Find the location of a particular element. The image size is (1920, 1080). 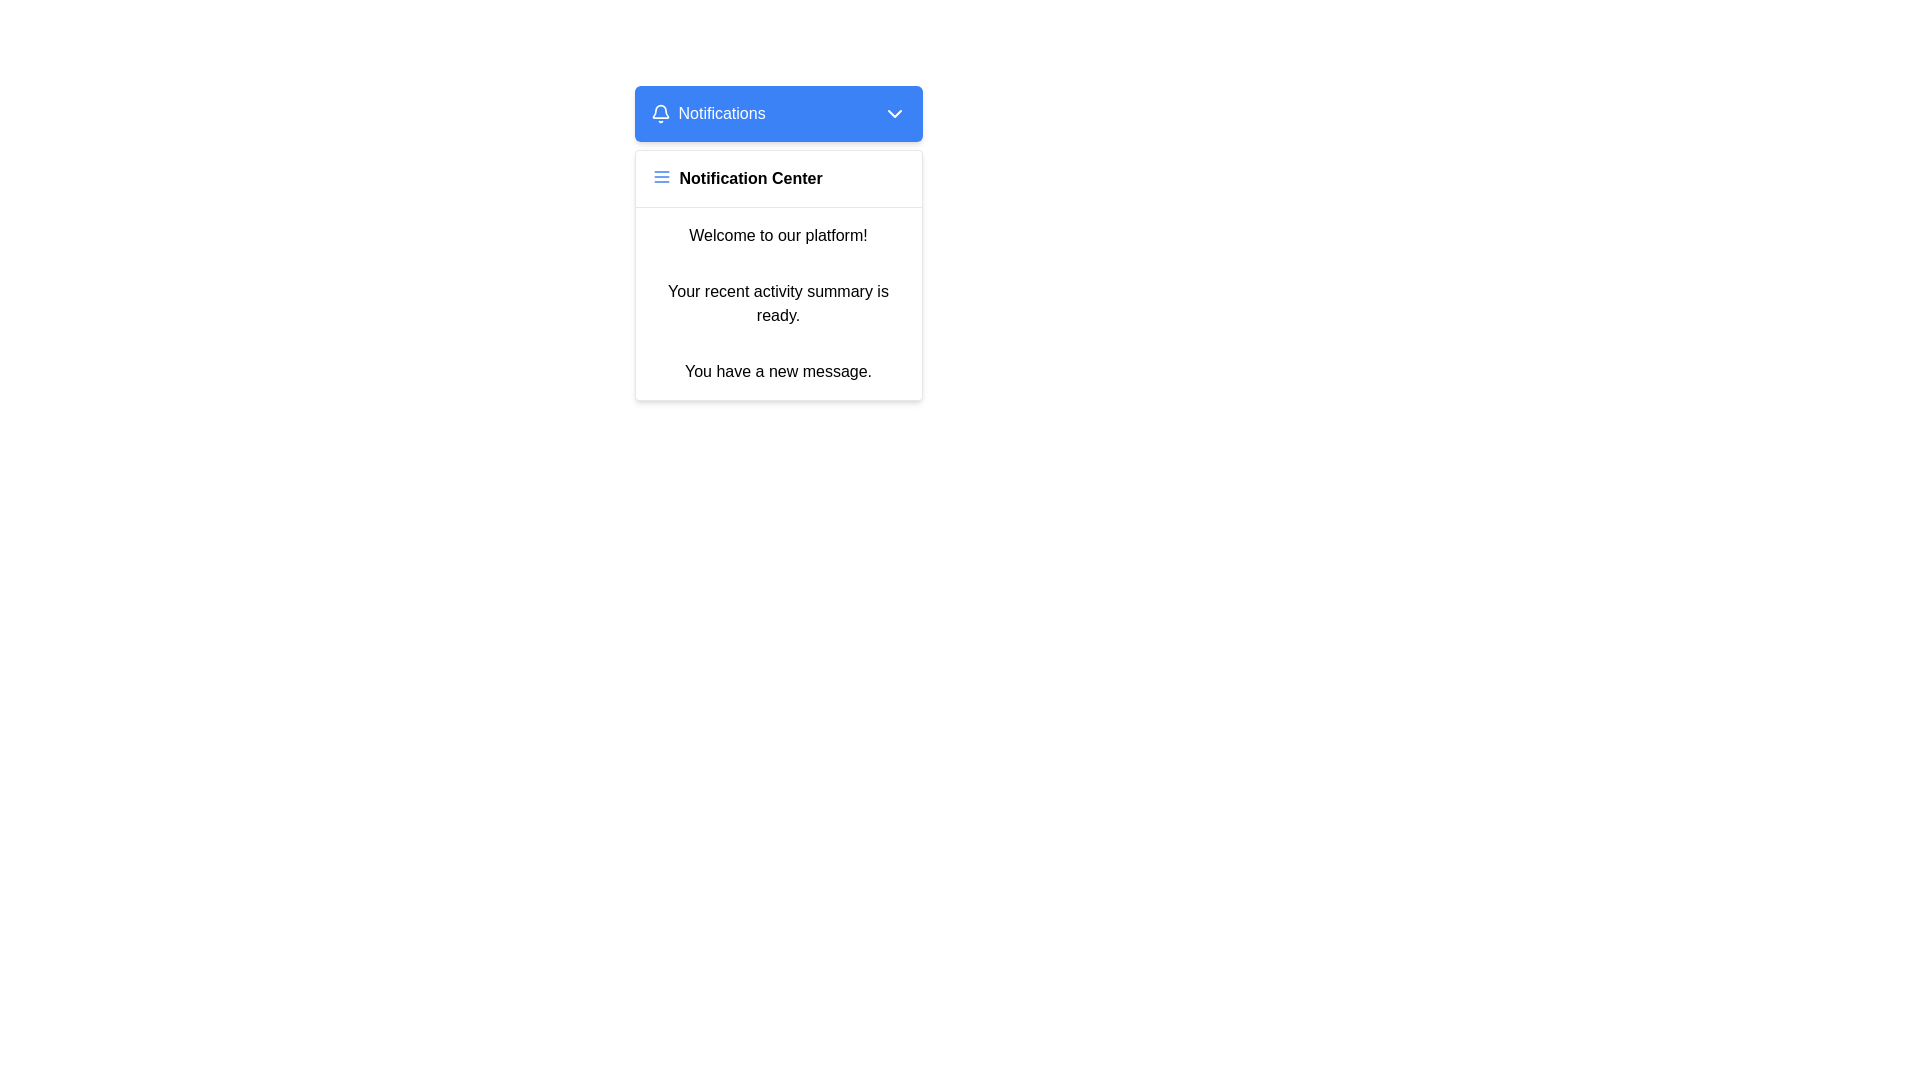

the notification Text block that informs the user about the readiness of their recent activity summary, located under the 'Notification Center' header is located at coordinates (777, 304).